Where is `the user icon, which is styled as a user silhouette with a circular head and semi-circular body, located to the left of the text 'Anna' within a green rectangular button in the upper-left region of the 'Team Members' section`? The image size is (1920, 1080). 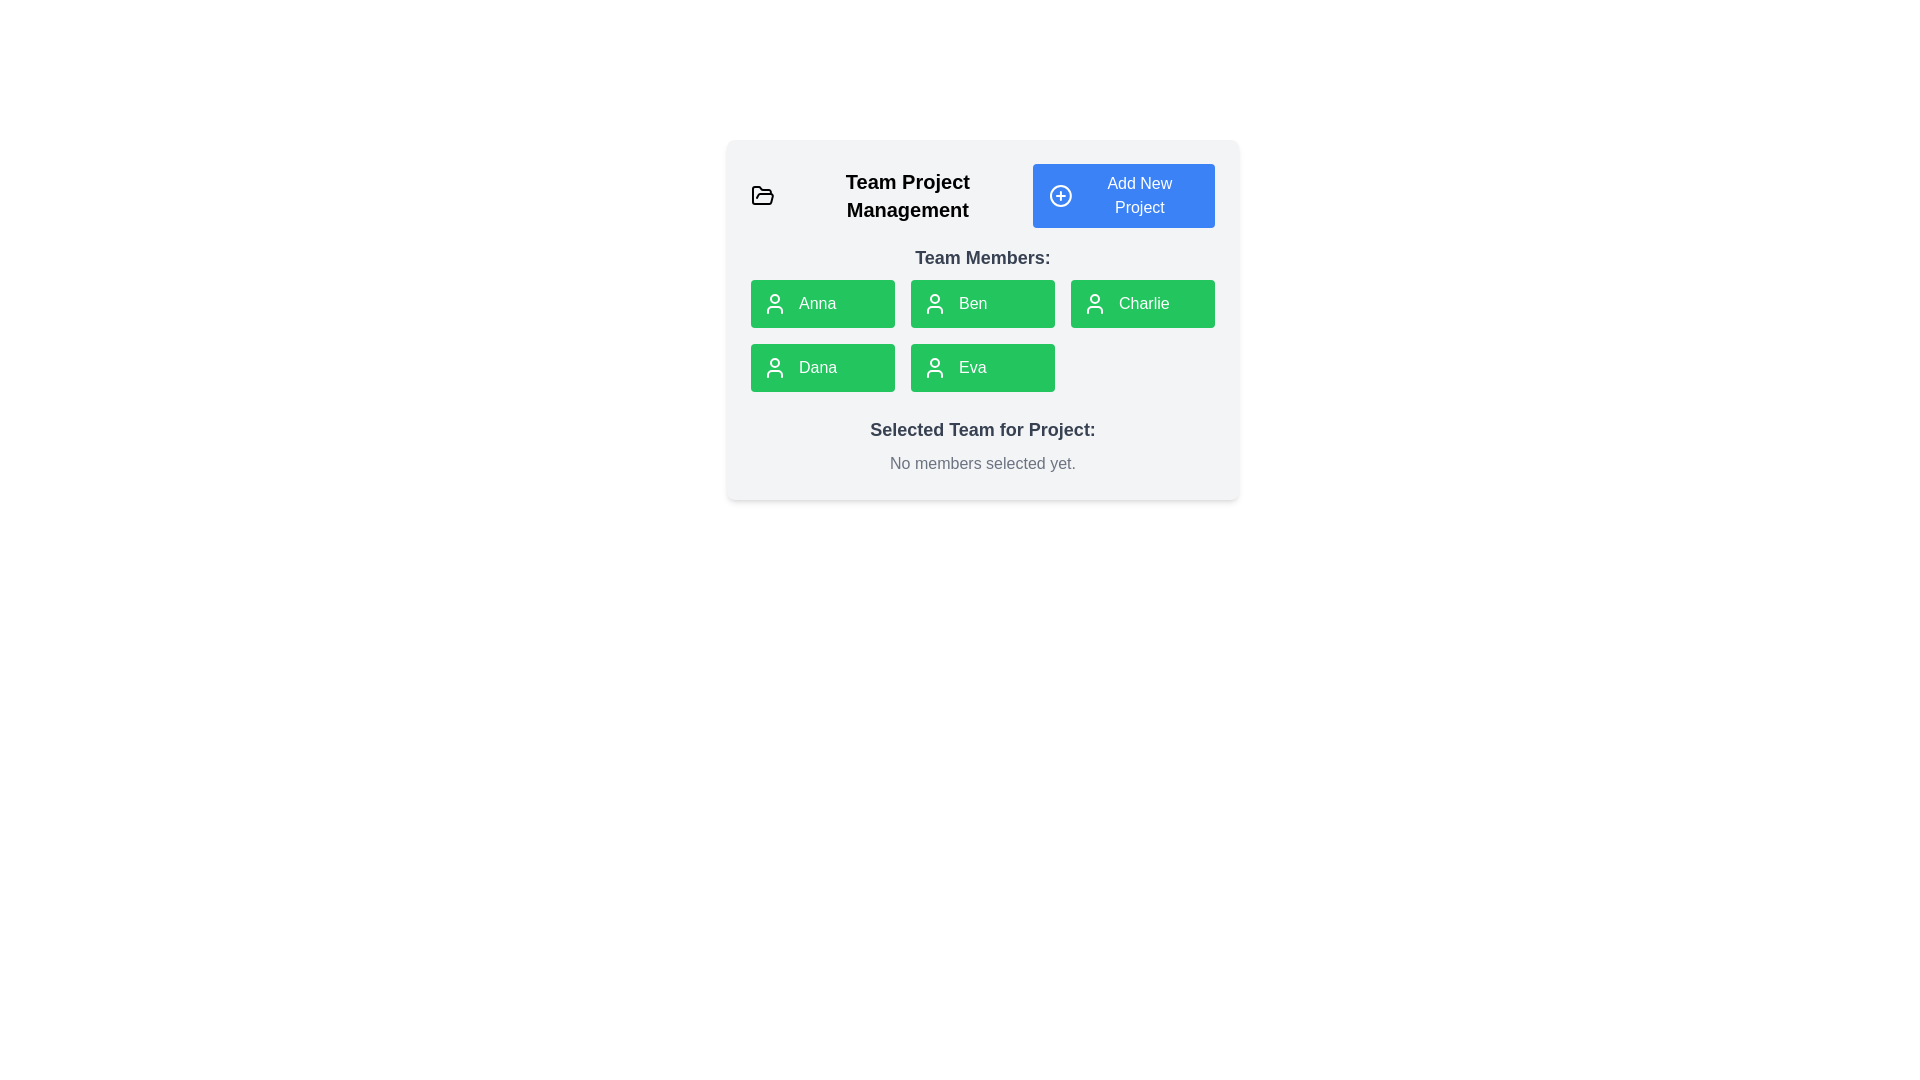 the user icon, which is styled as a user silhouette with a circular head and semi-circular body, located to the left of the text 'Anna' within a green rectangular button in the upper-left region of the 'Team Members' section is located at coordinates (773, 304).